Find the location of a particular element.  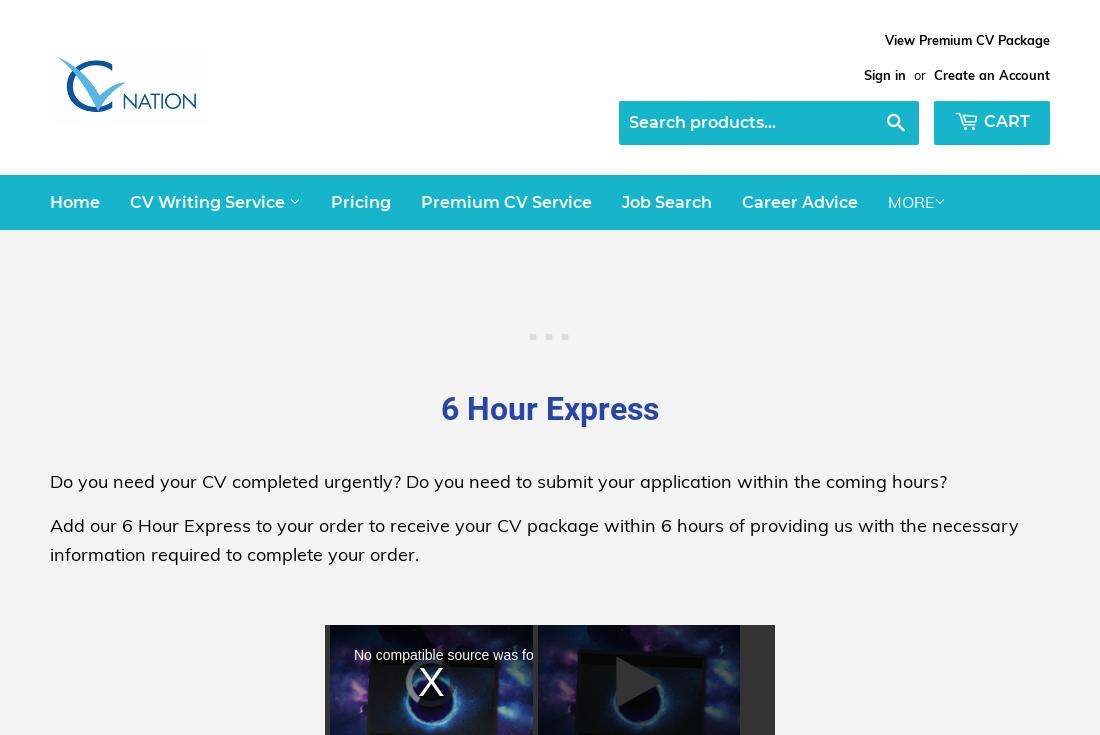

'Do you need your CV completed urgently? Do you need to submit your application within the coming hours?' is located at coordinates (498, 481).